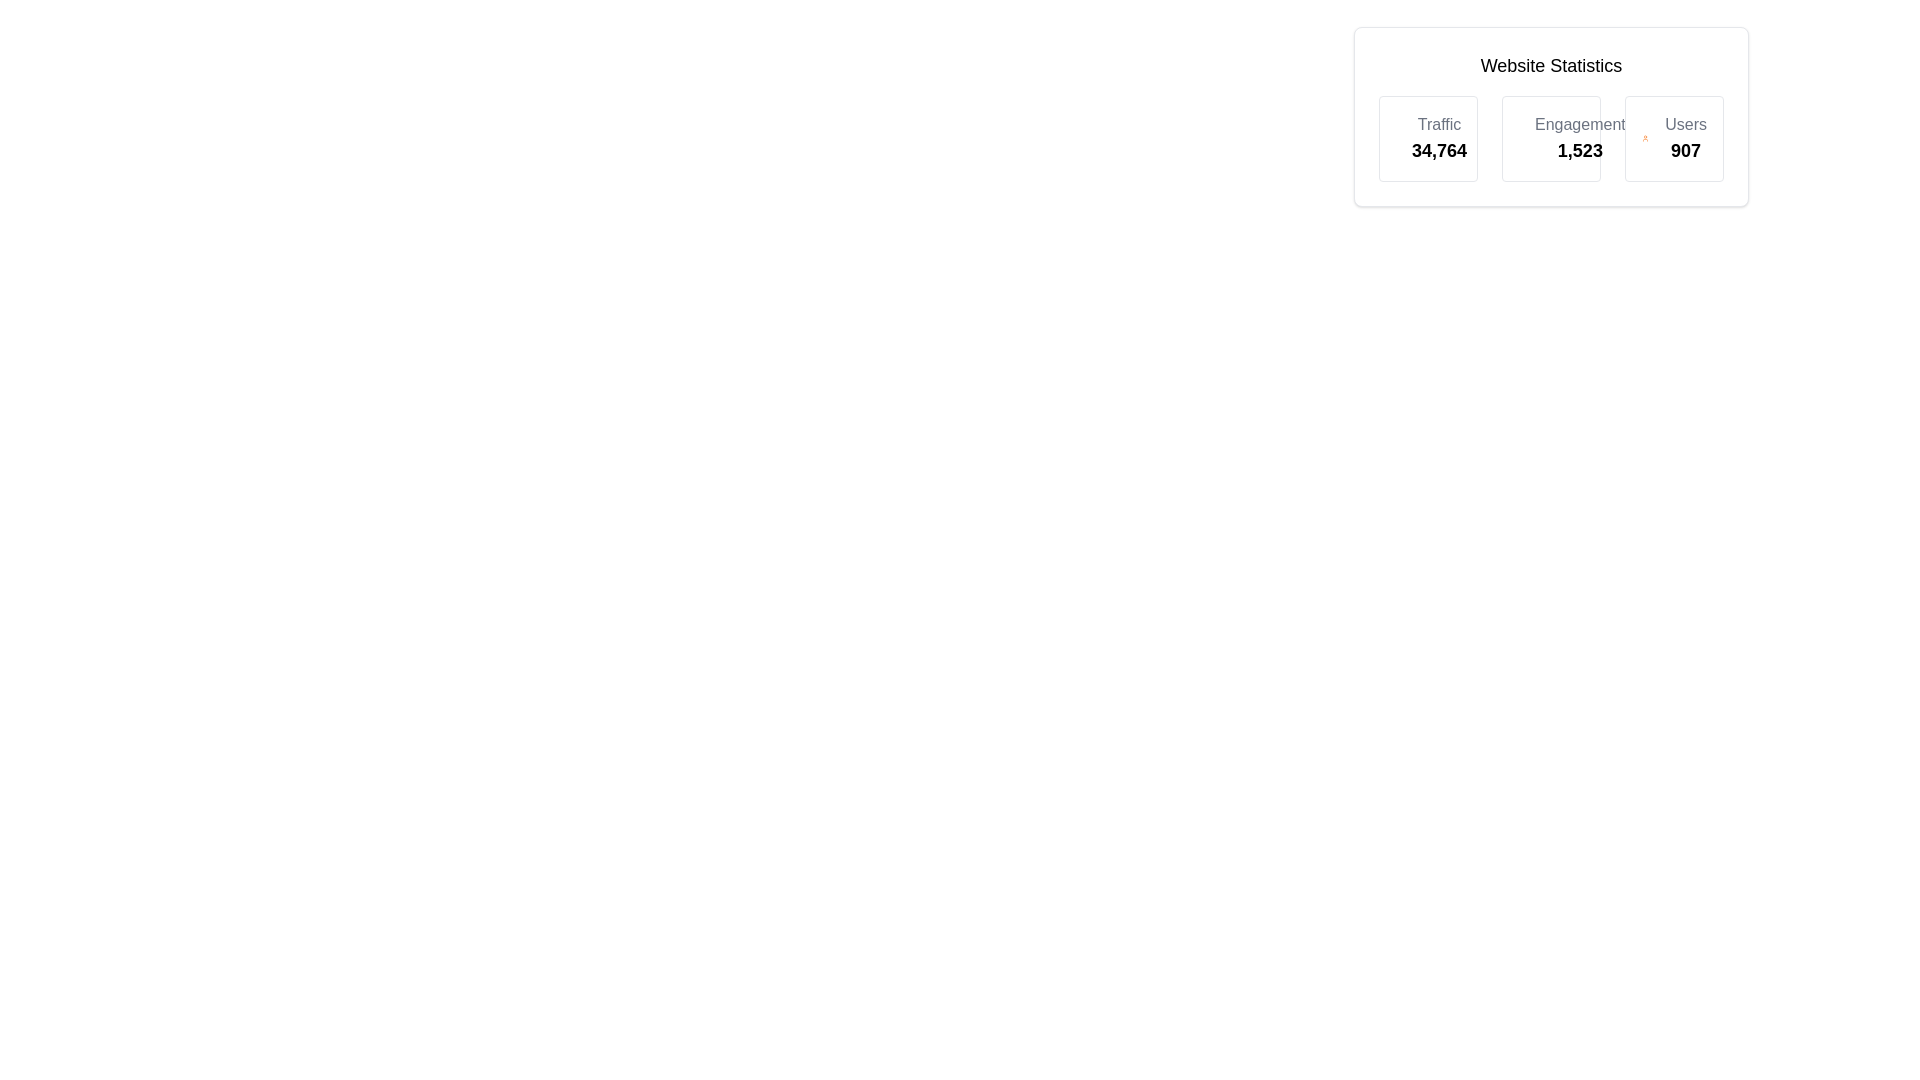 The image size is (1920, 1080). Describe the element at coordinates (1579, 137) in the screenshot. I see `the Text element displaying 'Engagement' with the number '1,523' styled in gray and bold, located in the statistics card below 'Website Statistics'` at that location.